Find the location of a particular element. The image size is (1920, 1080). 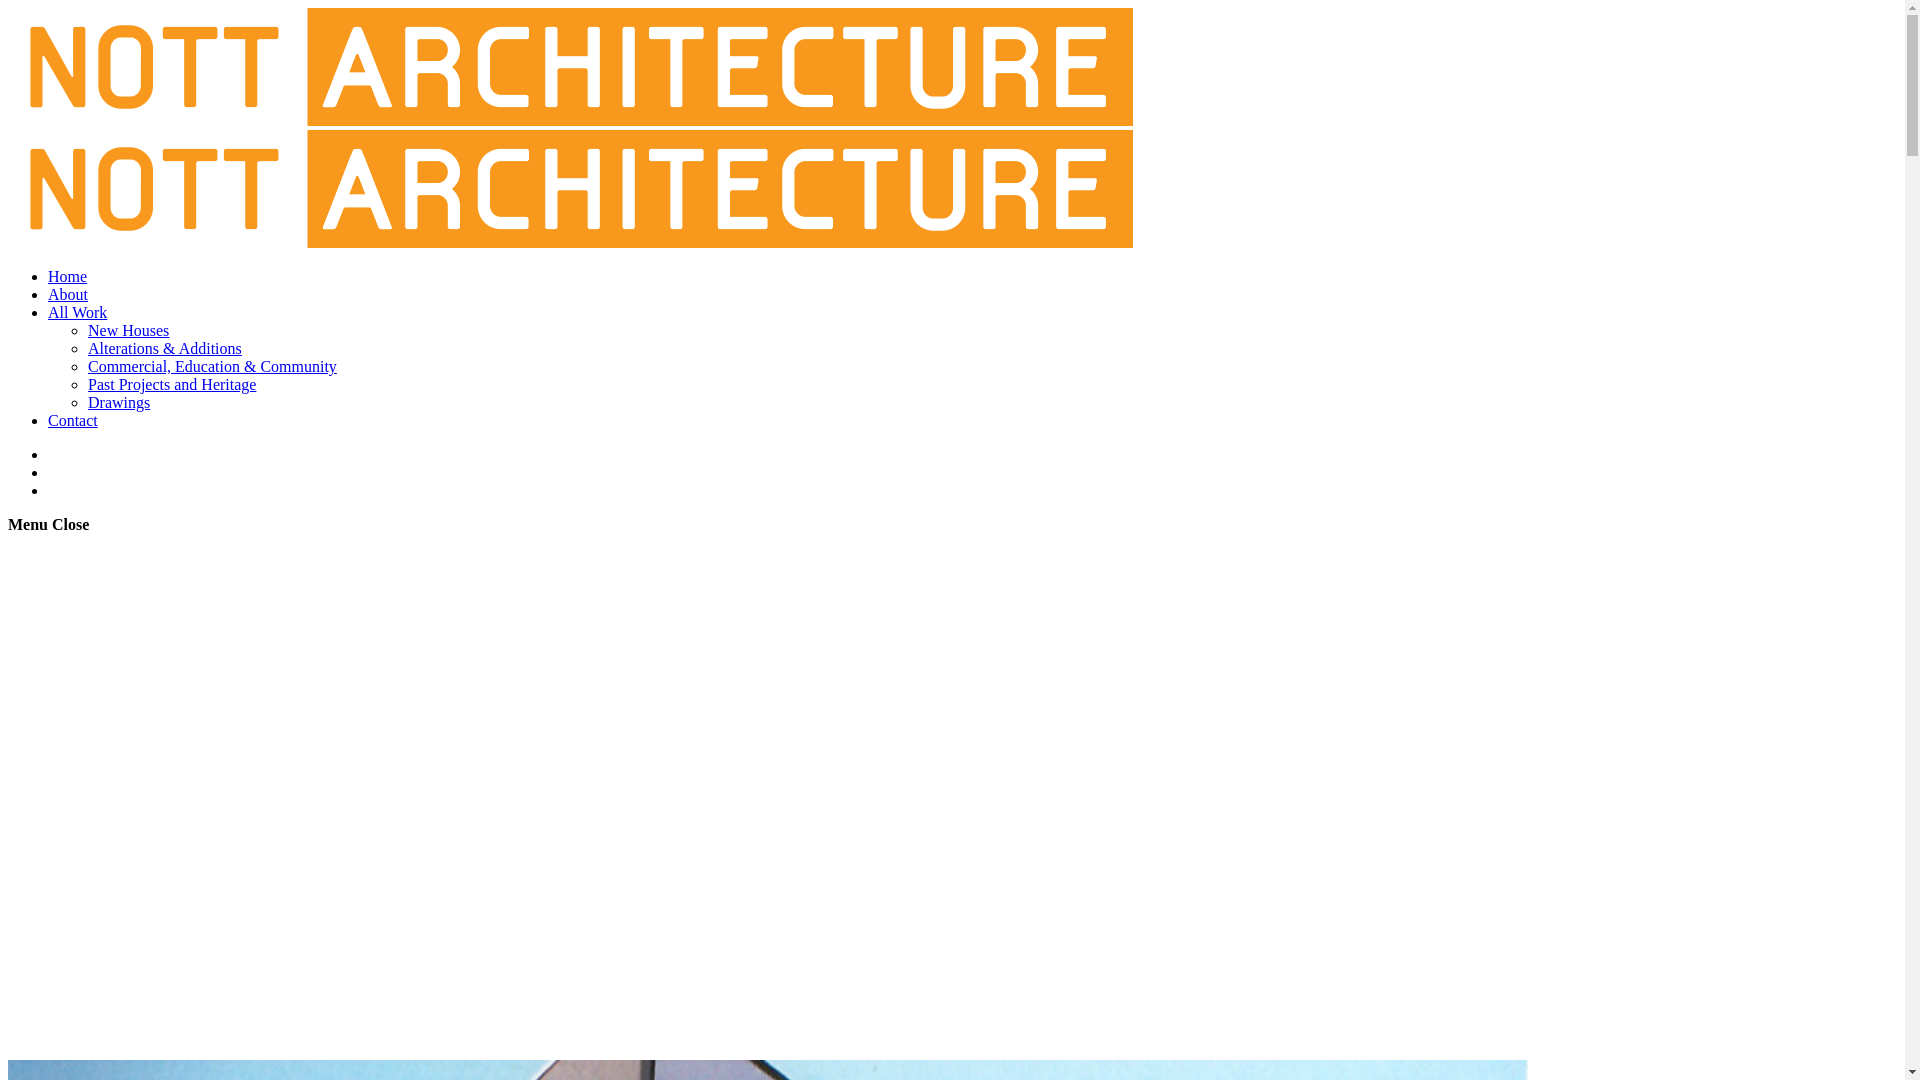

'New Houses' is located at coordinates (127, 329).